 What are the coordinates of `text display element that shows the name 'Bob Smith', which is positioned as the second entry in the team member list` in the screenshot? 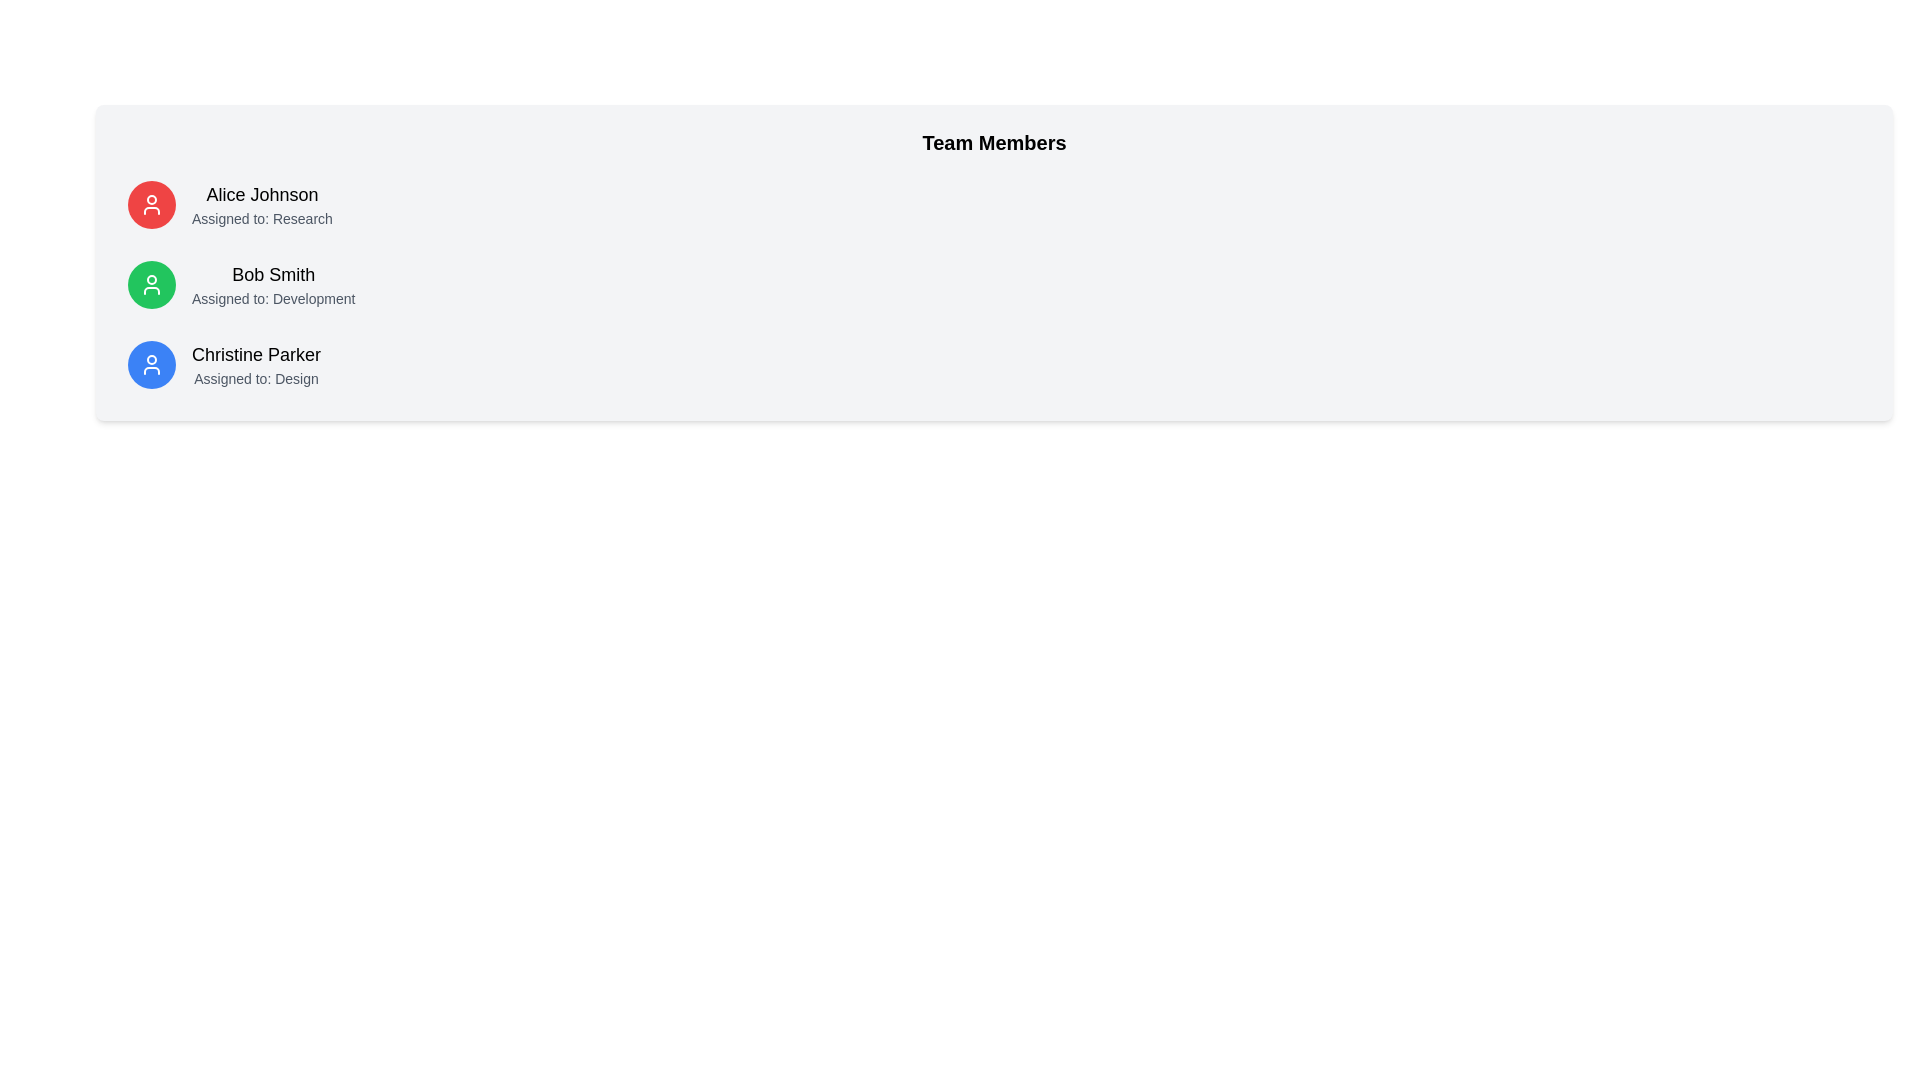 It's located at (272, 274).